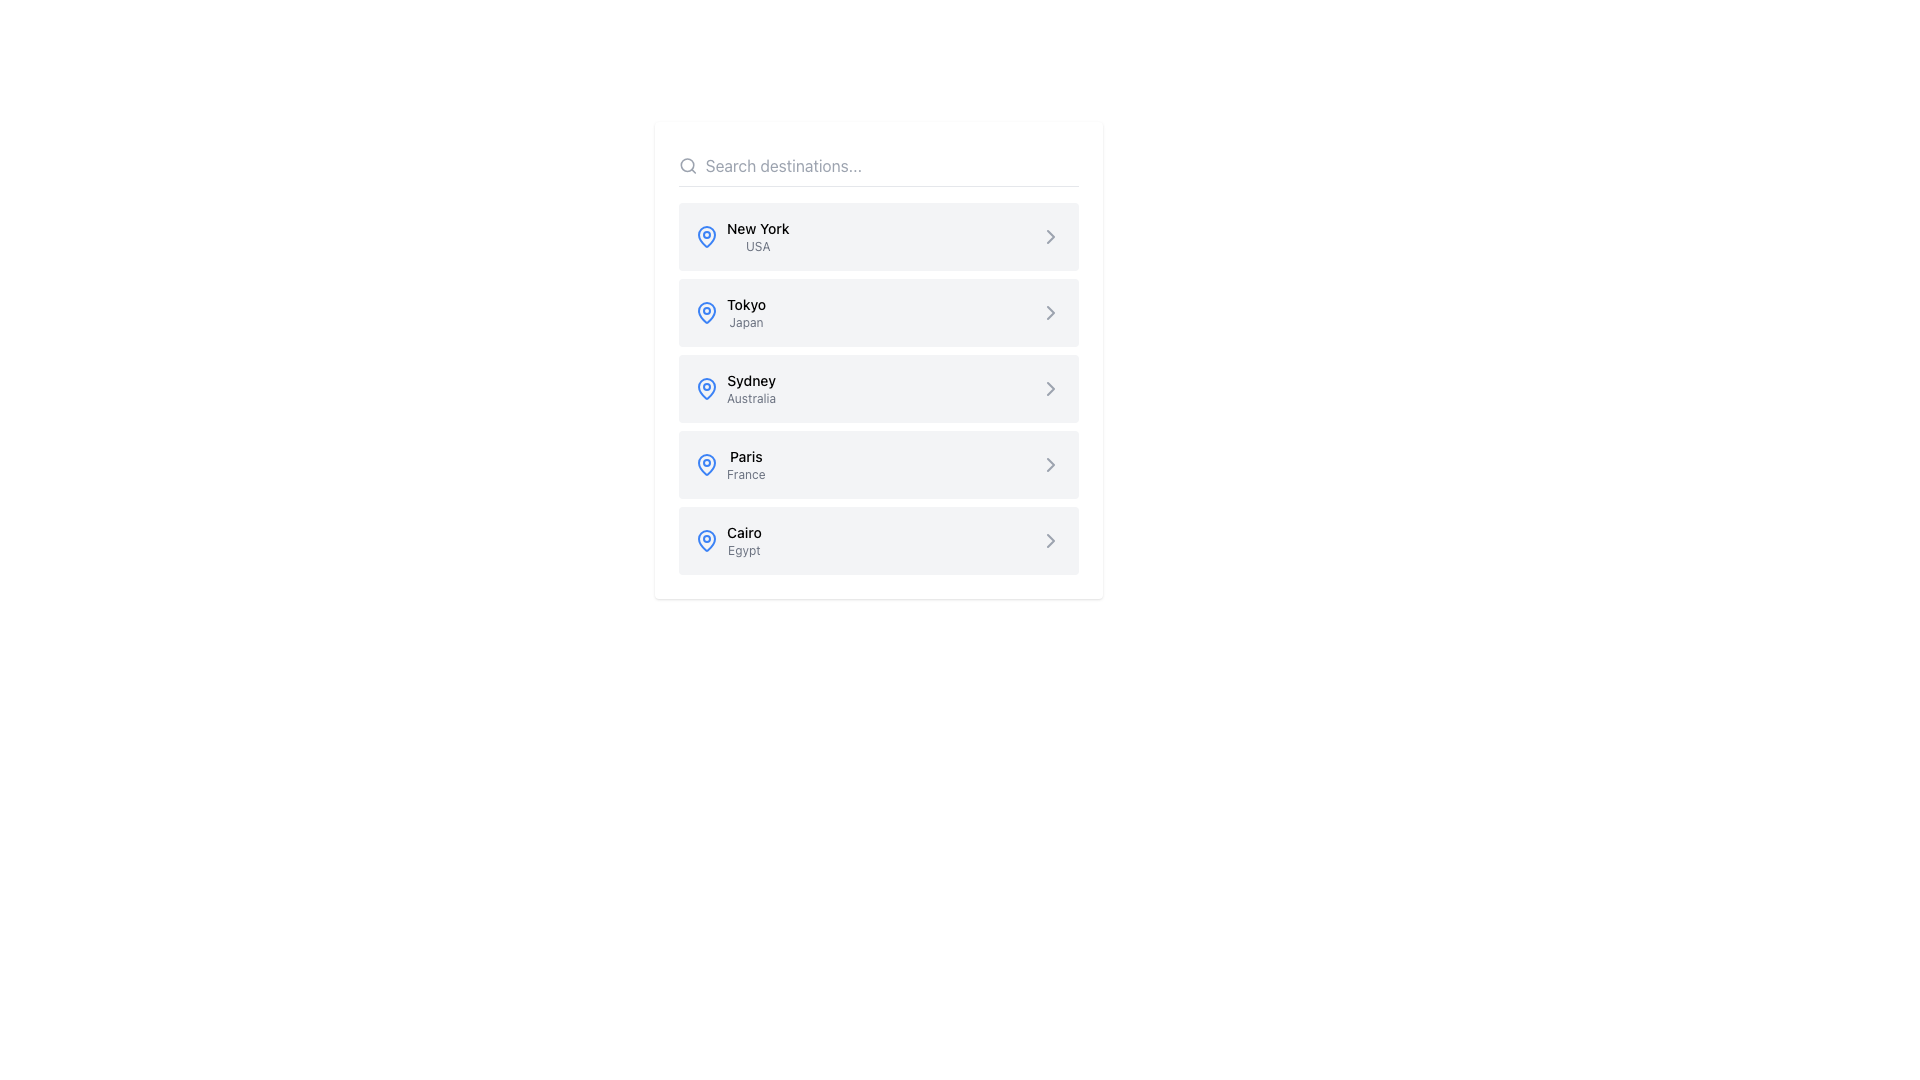 This screenshot has width=1920, height=1080. I want to click on the upper boundary of the blue map pin icon, which is located to the left of the 'New York' text, so click(706, 540).